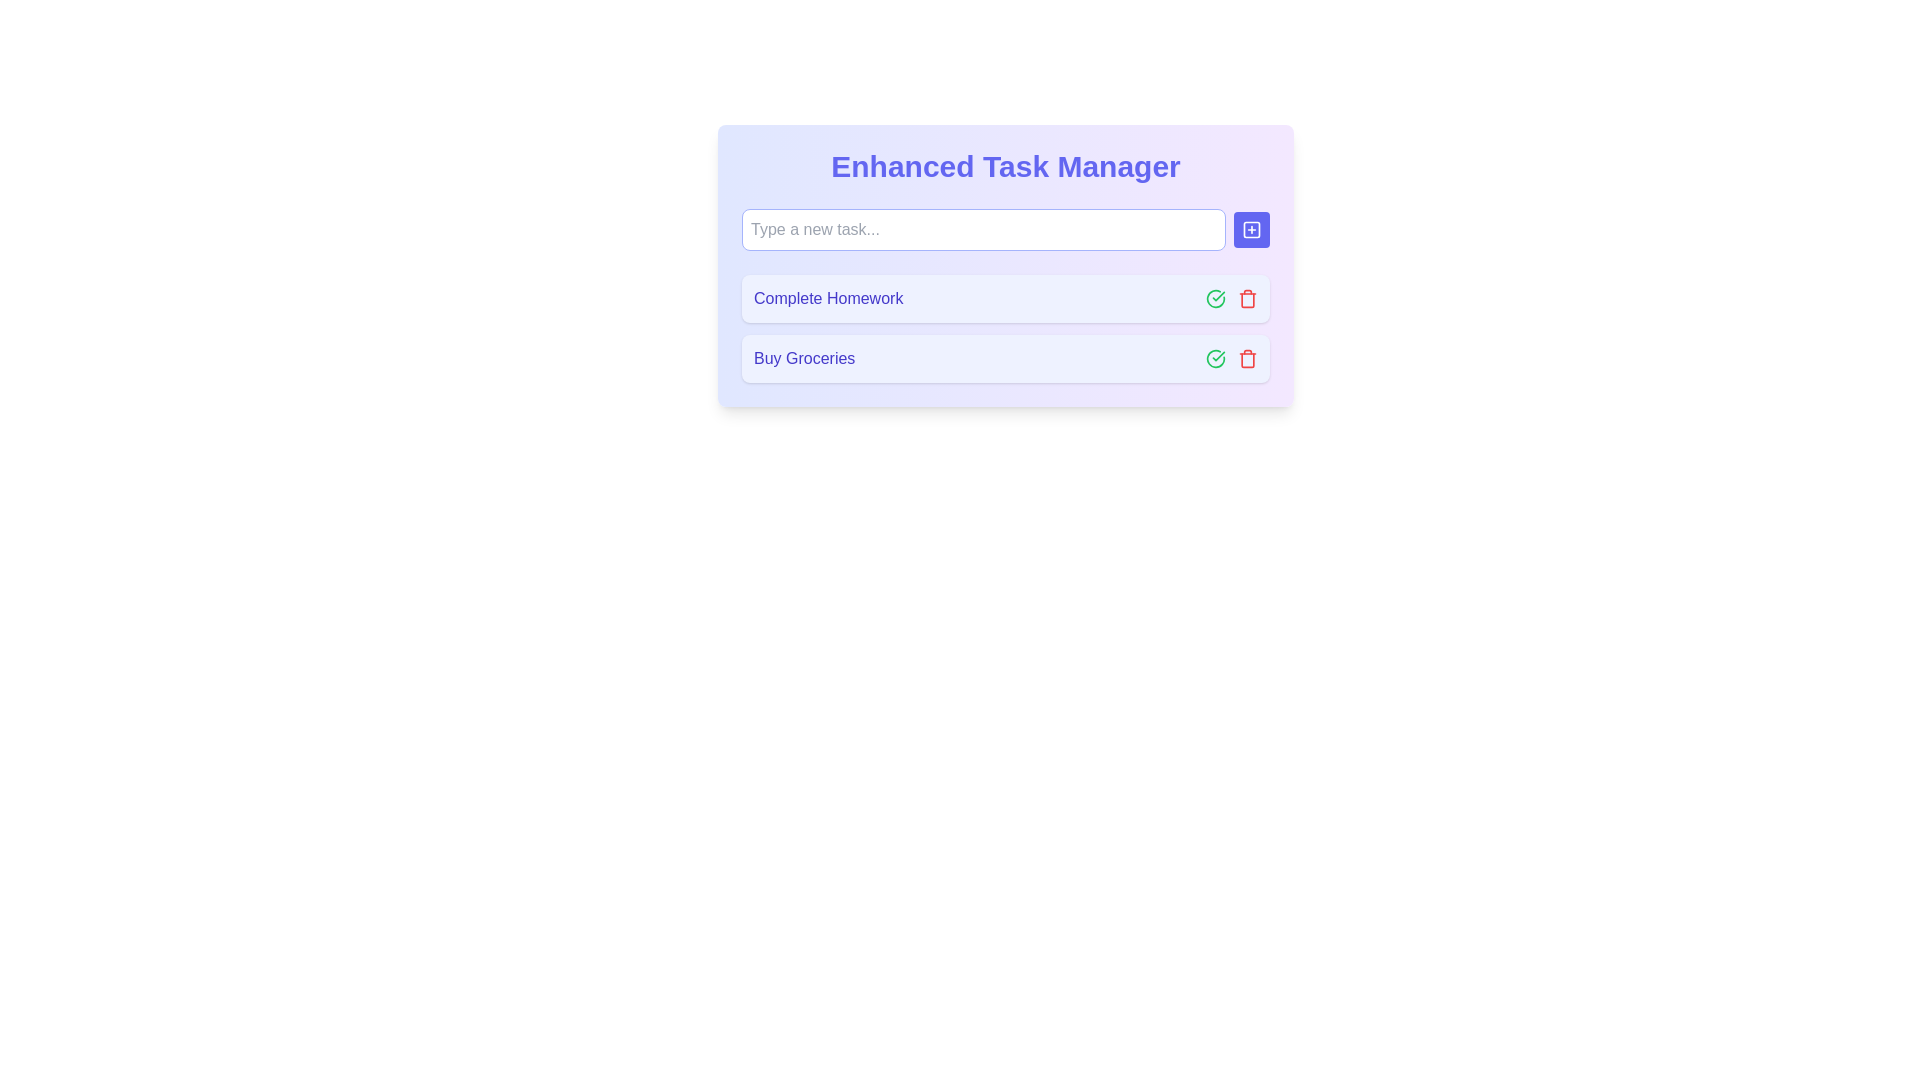  Describe the element at coordinates (1006, 165) in the screenshot. I see `title 'Enhanced Task Manager' from the text label displayed in bold, large font with a gradient indigo color, centrally aligned within a gradient purple background` at that location.